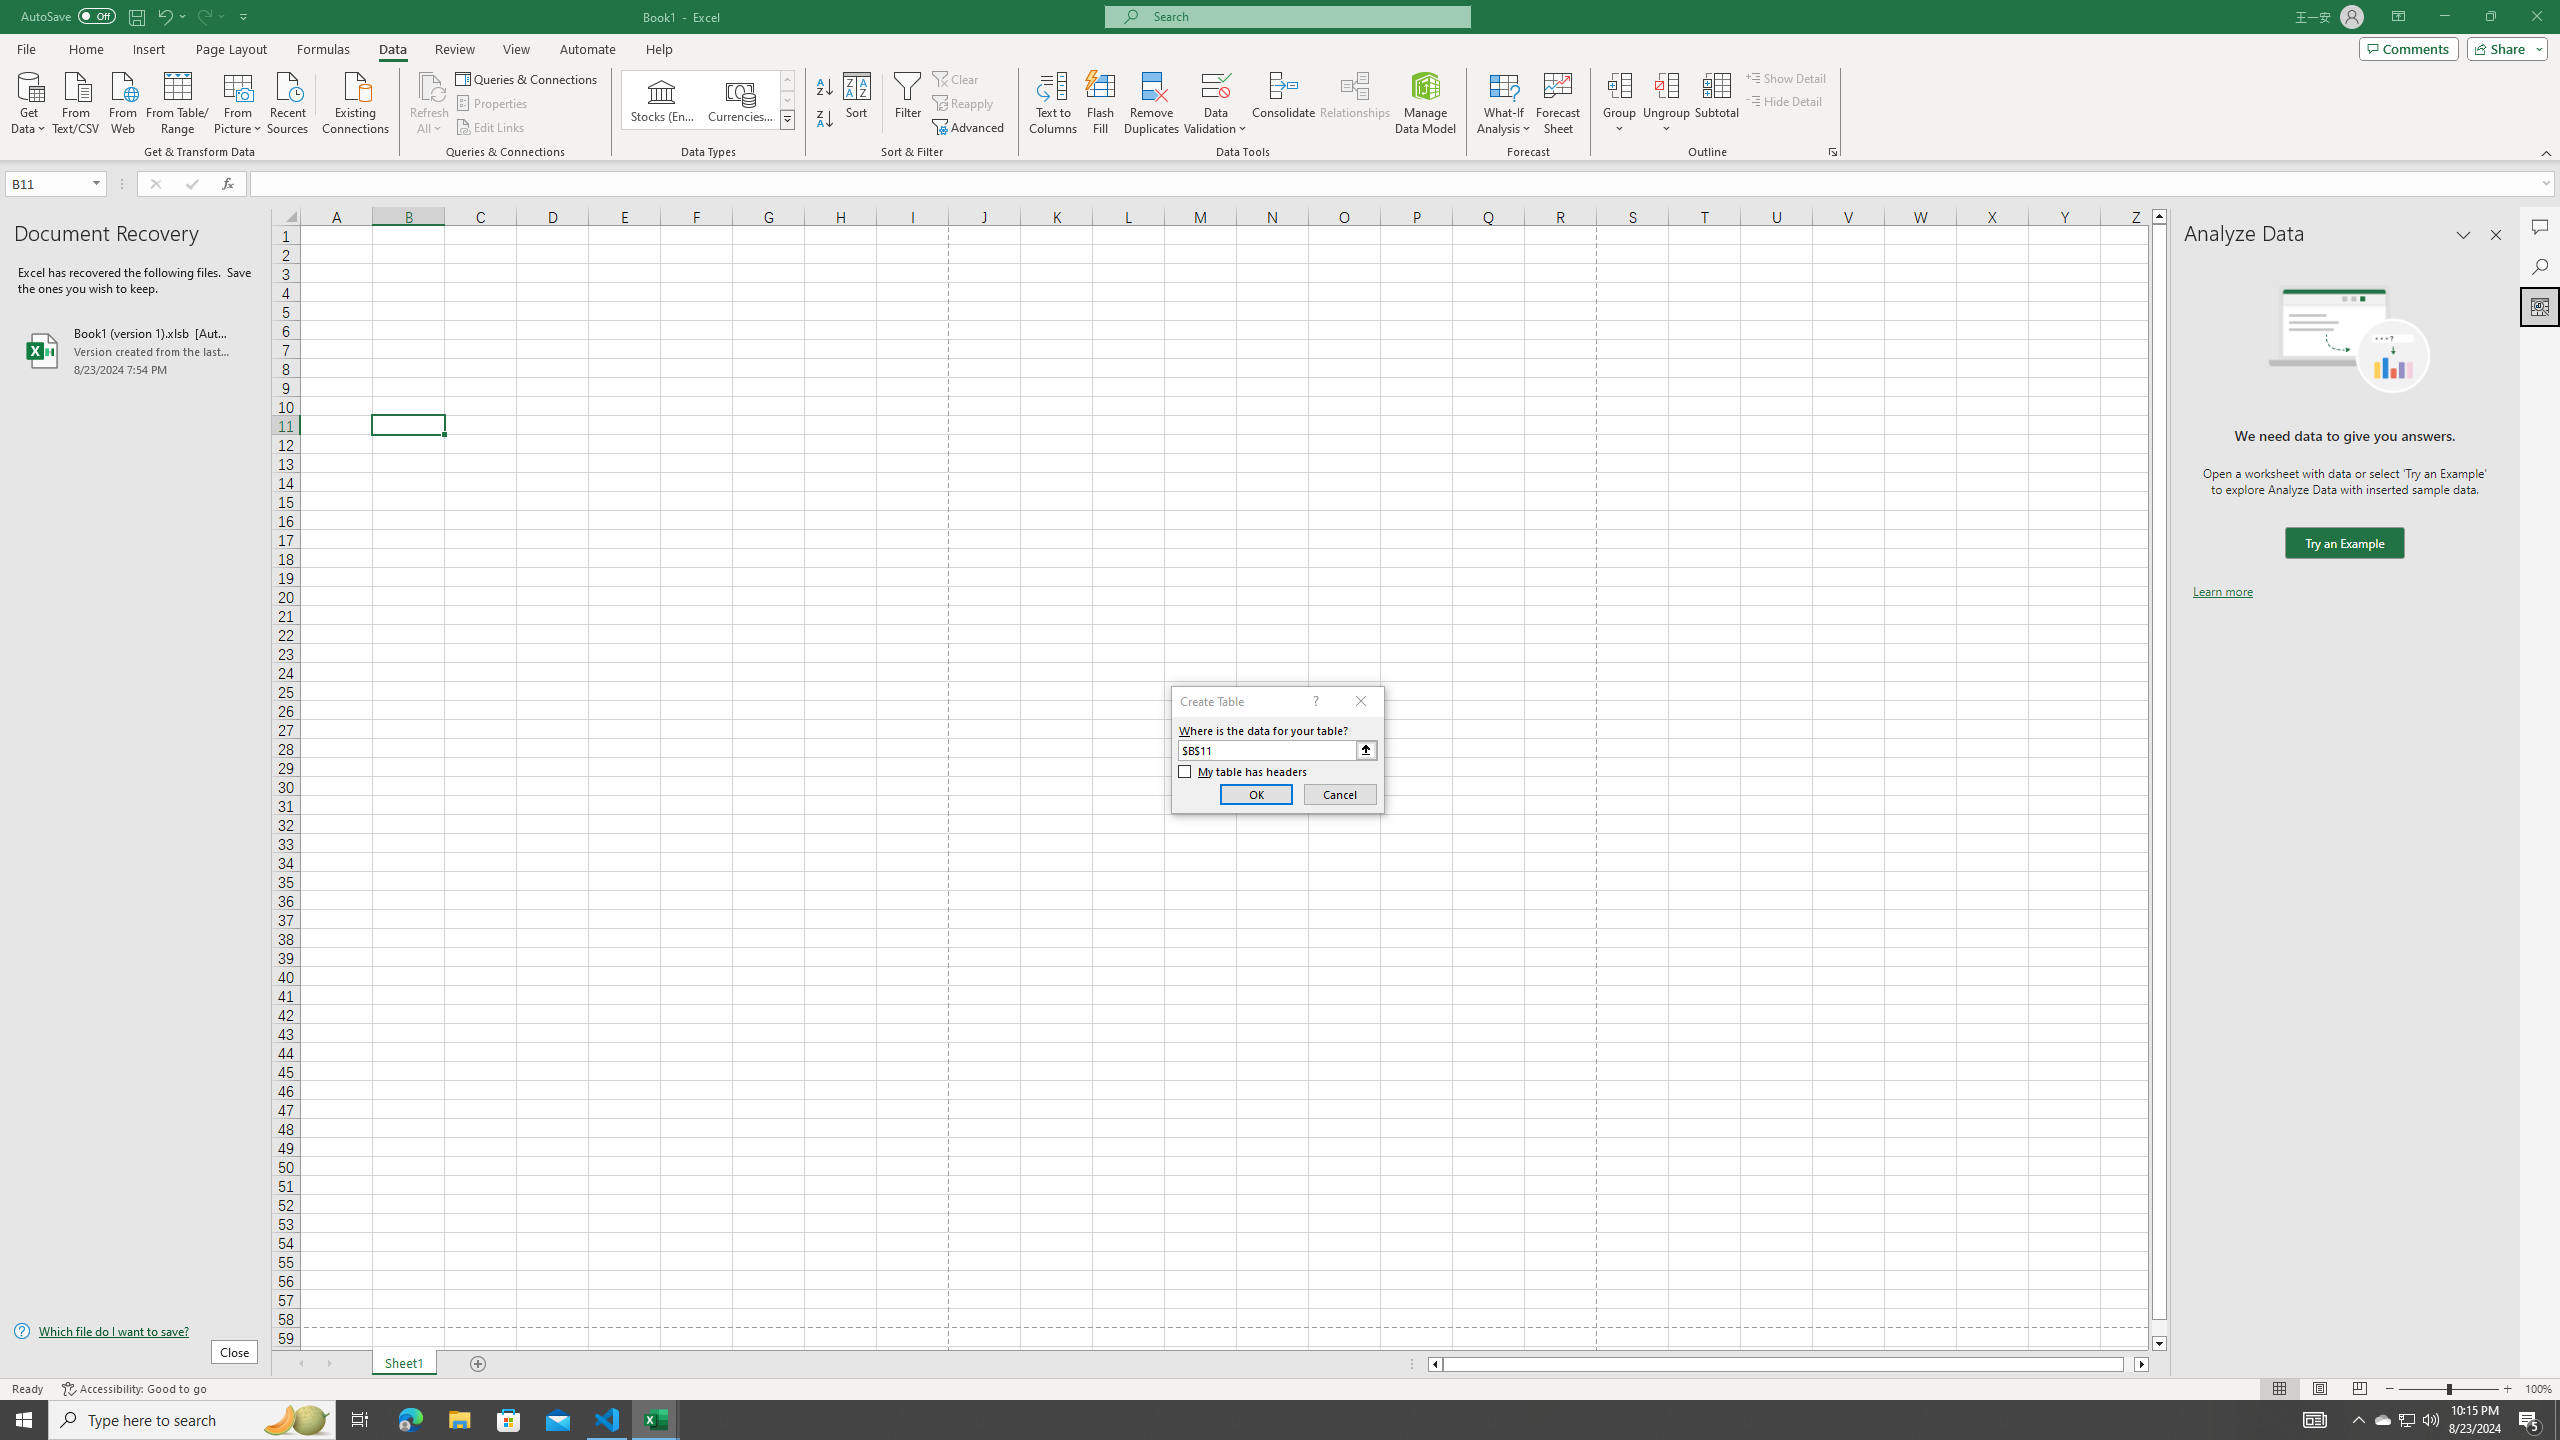 Image resolution: width=2560 pixels, height=1440 pixels. Describe the element at coordinates (1504, 103) in the screenshot. I see `'What-If Analysis'` at that location.